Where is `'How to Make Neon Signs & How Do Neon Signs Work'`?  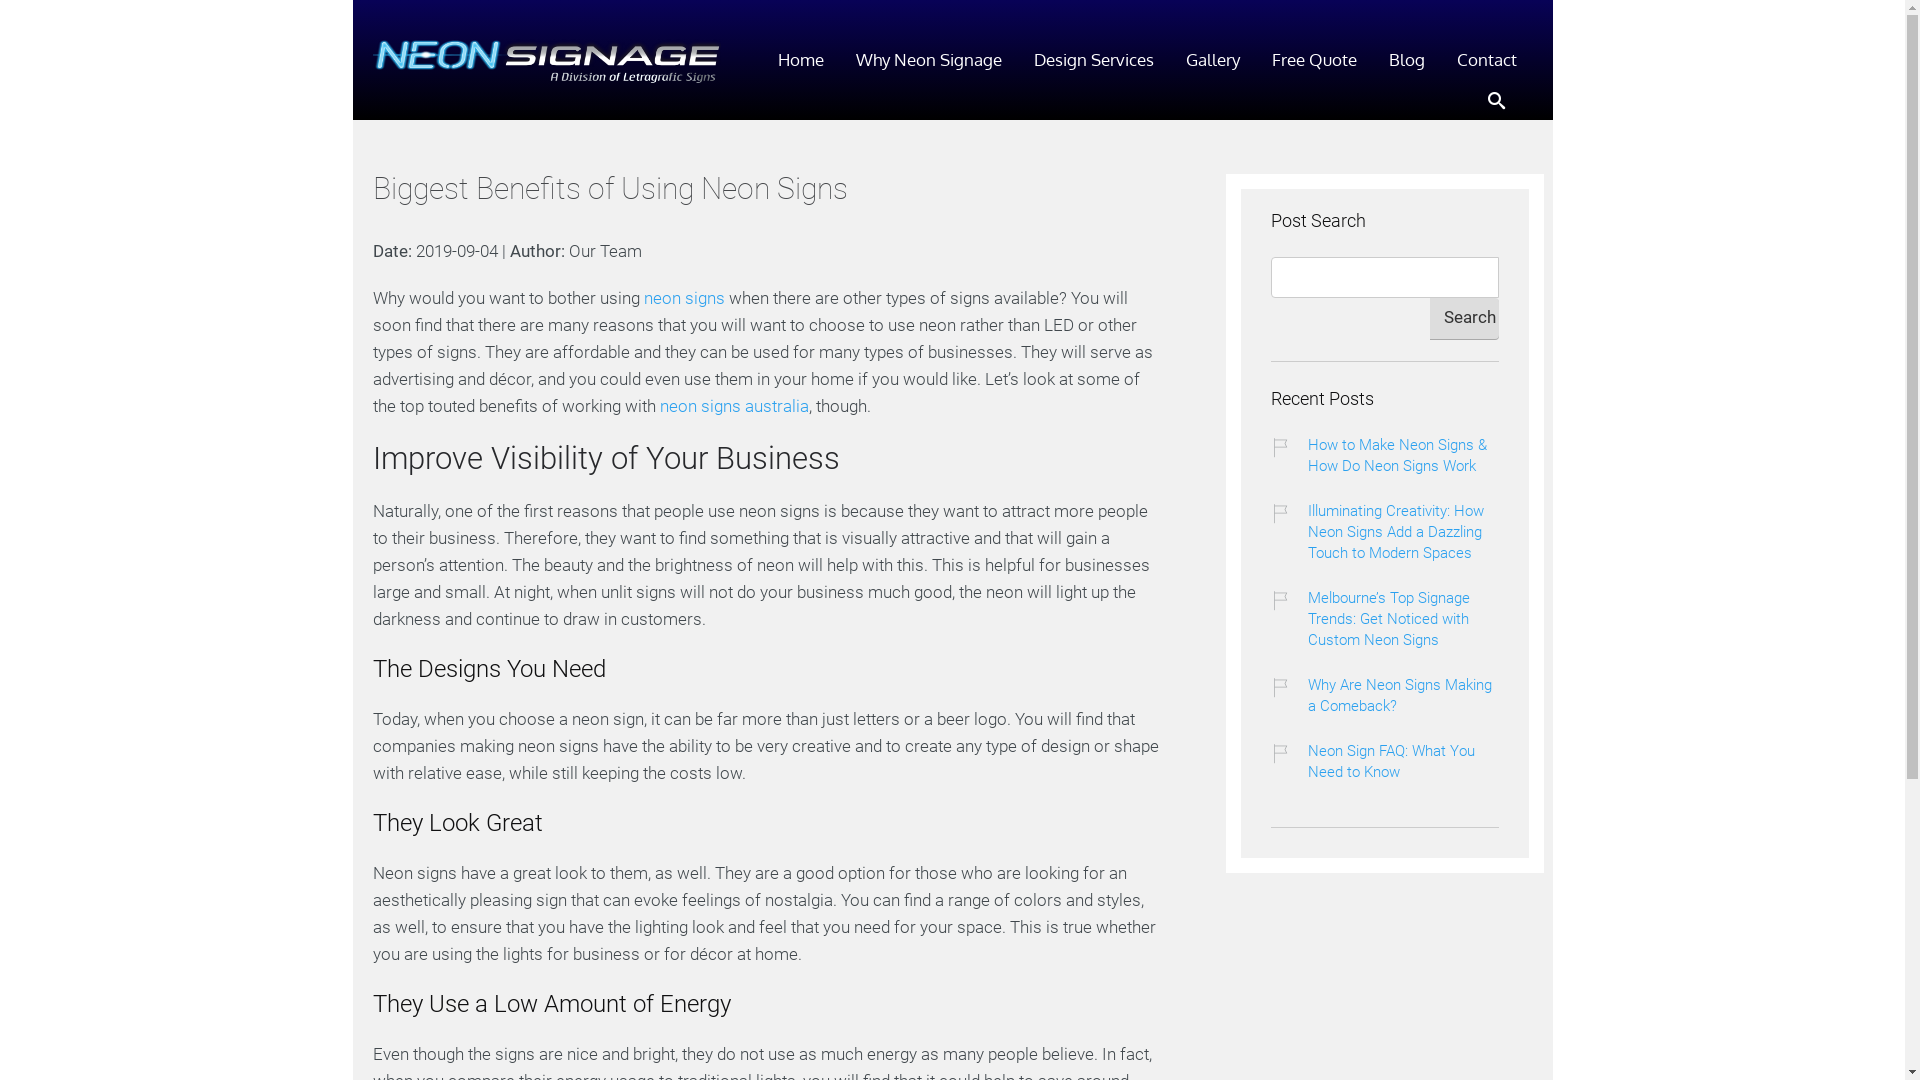 'How to Make Neon Signs & How Do Neon Signs Work' is located at coordinates (1402, 455).